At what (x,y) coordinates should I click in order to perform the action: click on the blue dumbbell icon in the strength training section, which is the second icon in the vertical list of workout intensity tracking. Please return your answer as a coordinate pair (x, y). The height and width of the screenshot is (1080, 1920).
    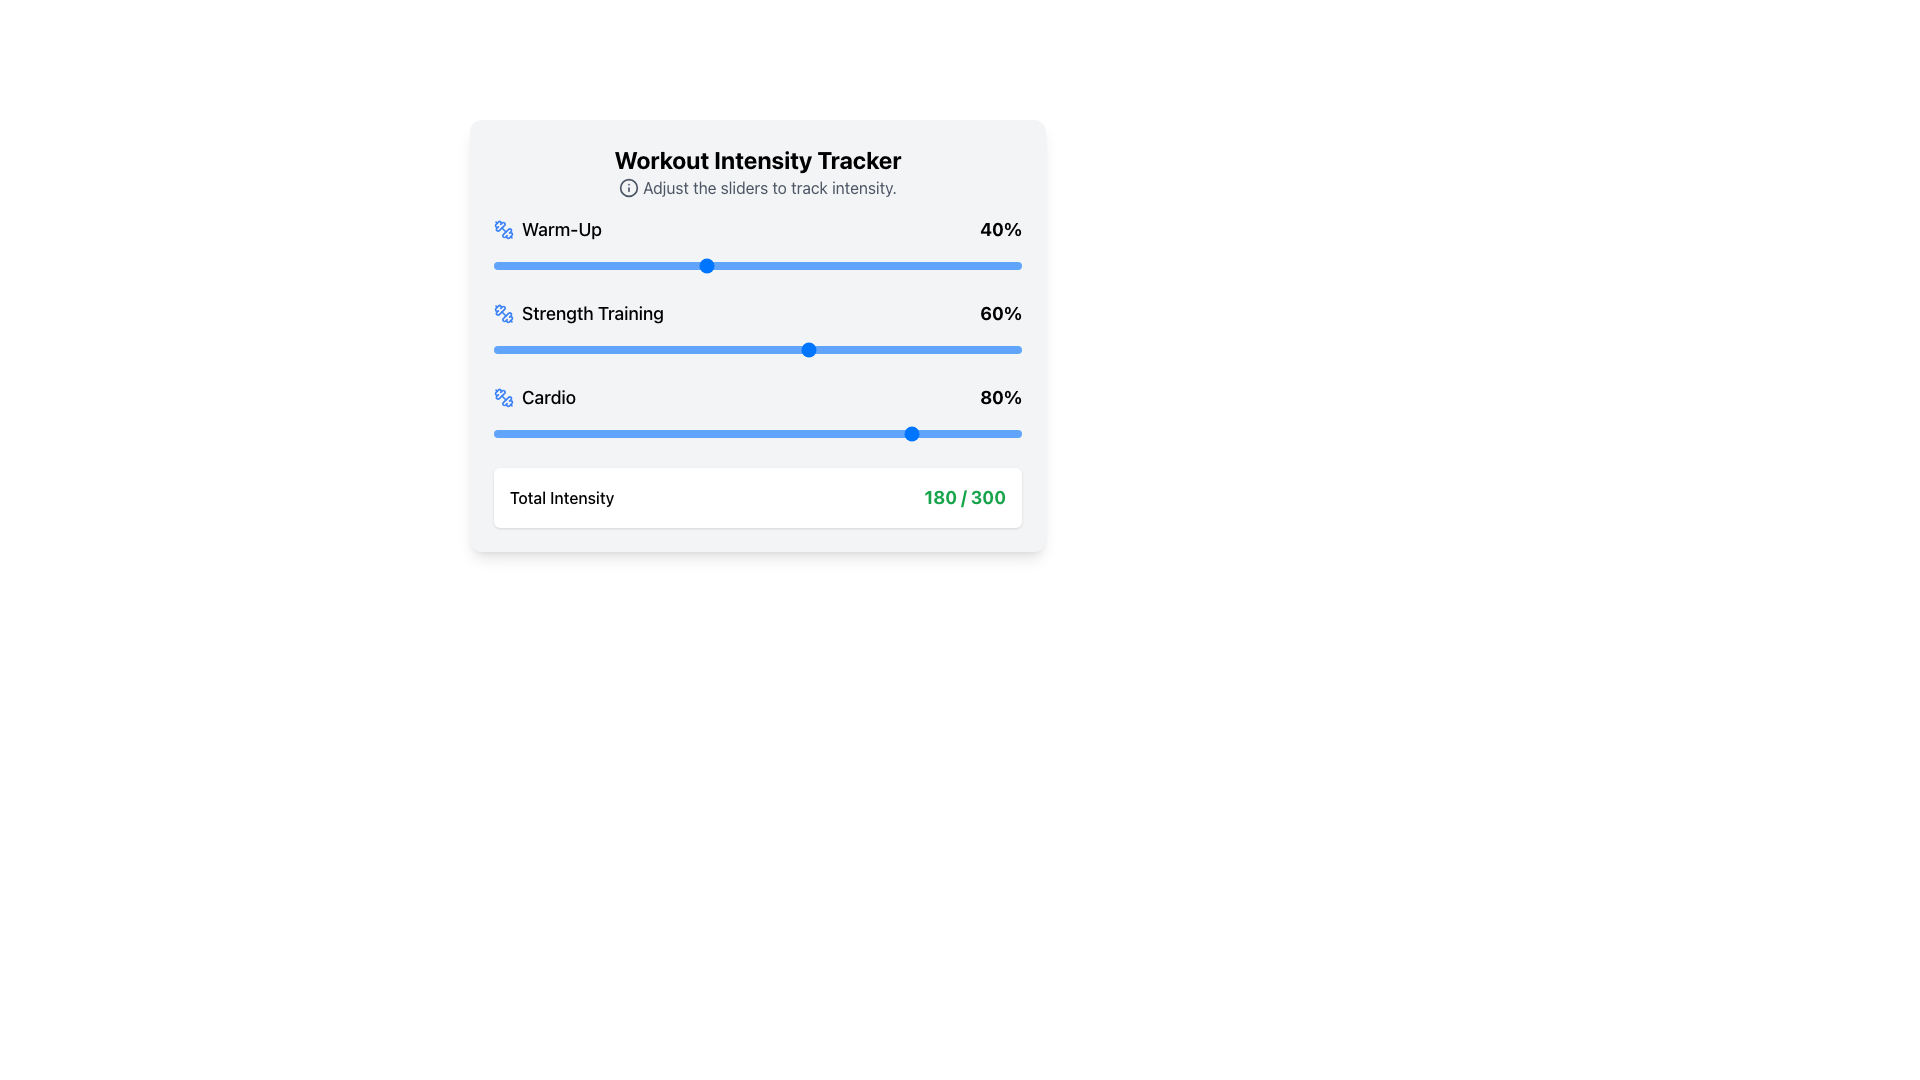
    Looking at the image, I should click on (507, 316).